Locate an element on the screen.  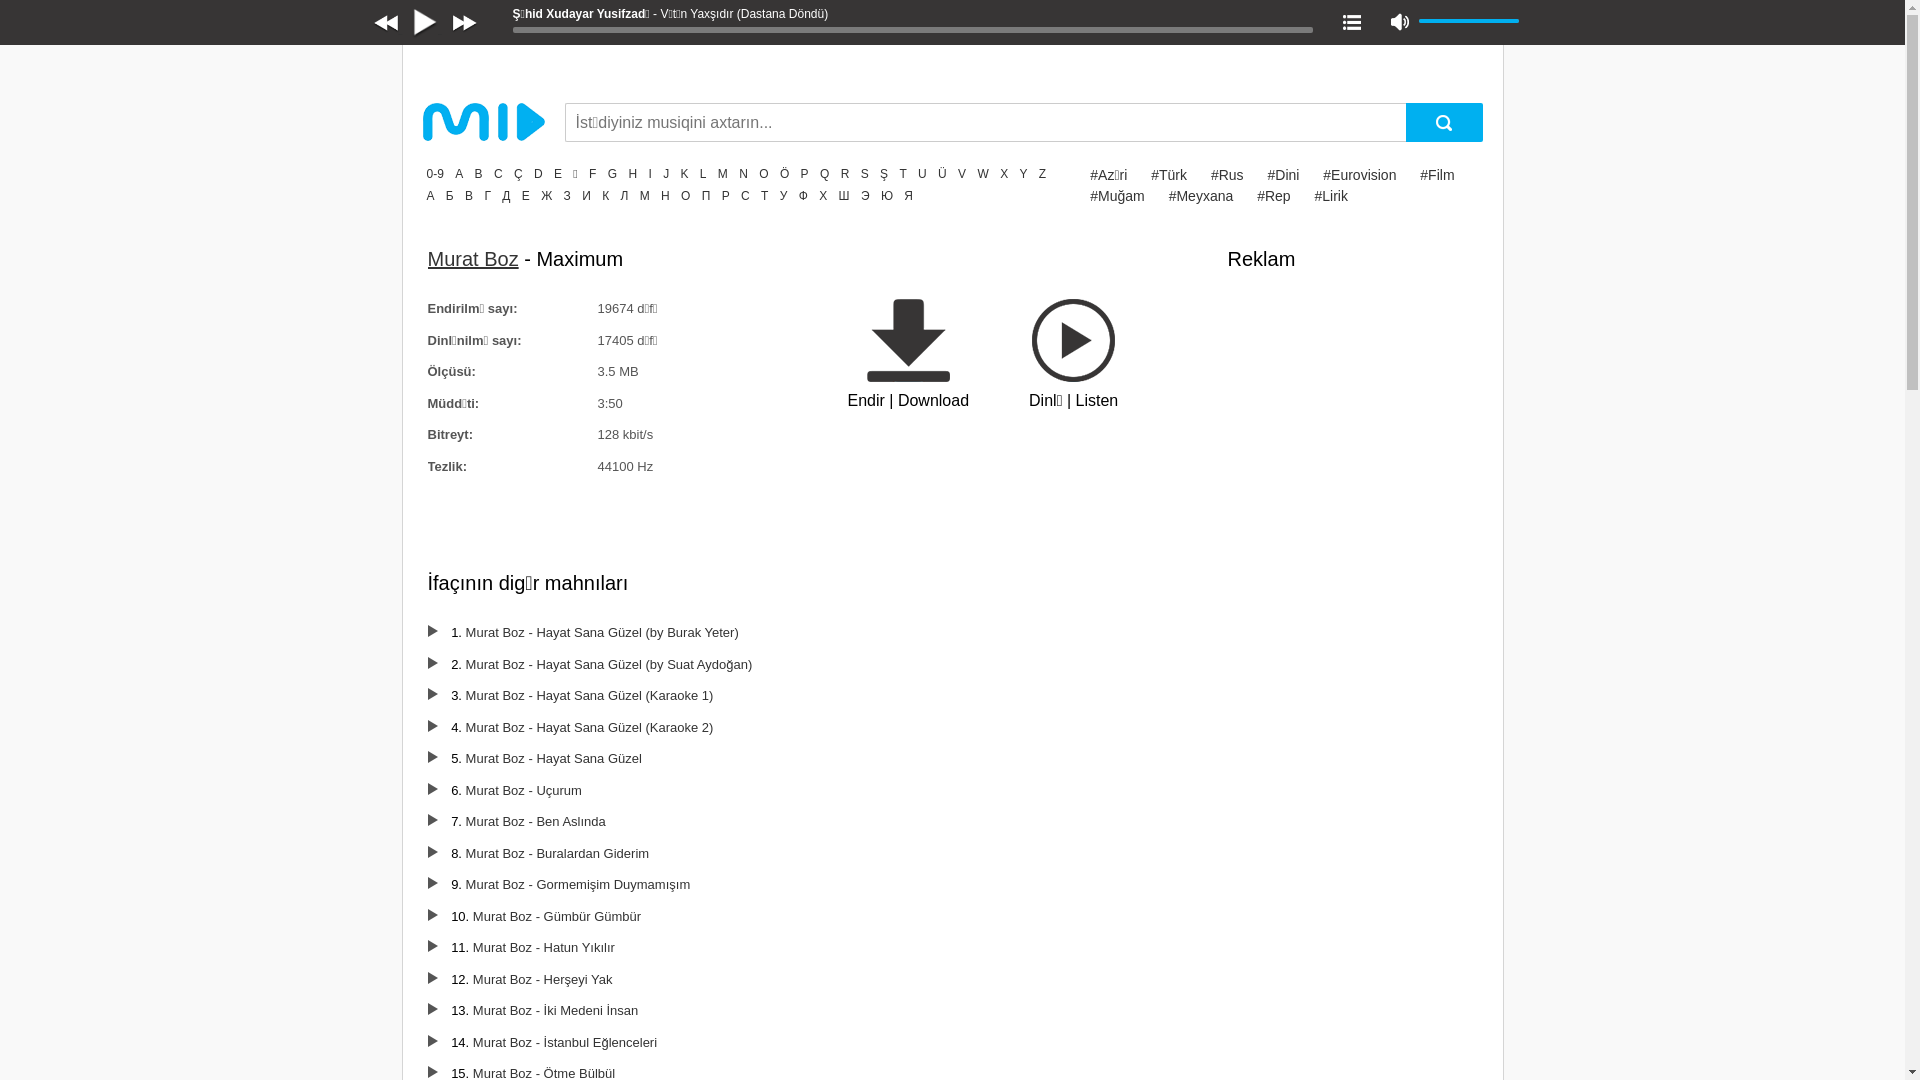
'U' is located at coordinates (921, 172).